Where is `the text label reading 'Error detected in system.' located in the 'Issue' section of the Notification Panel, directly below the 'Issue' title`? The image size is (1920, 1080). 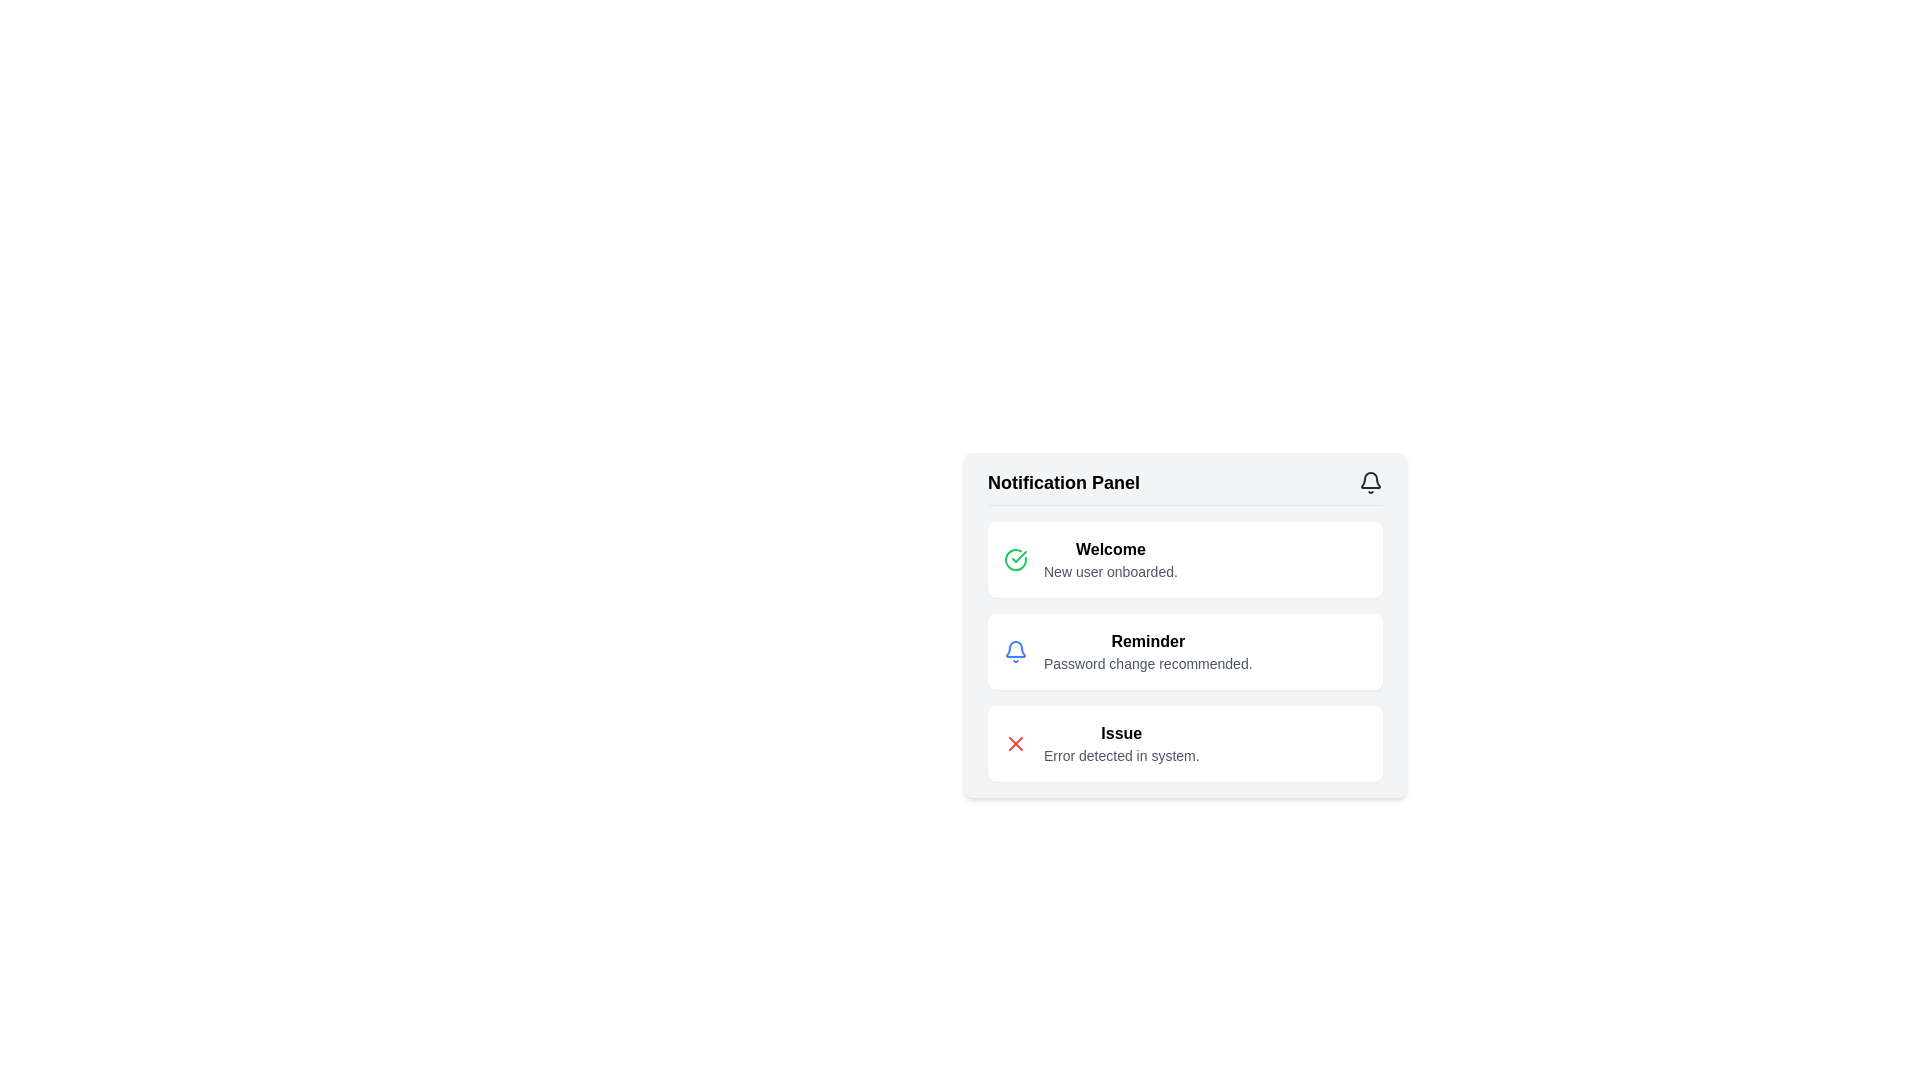 the text label reading 'Error detected in system.' located in the 'Issue' section of the Notification Panel, directly below the 'Issue' title is located at coordinates (1121, 756).